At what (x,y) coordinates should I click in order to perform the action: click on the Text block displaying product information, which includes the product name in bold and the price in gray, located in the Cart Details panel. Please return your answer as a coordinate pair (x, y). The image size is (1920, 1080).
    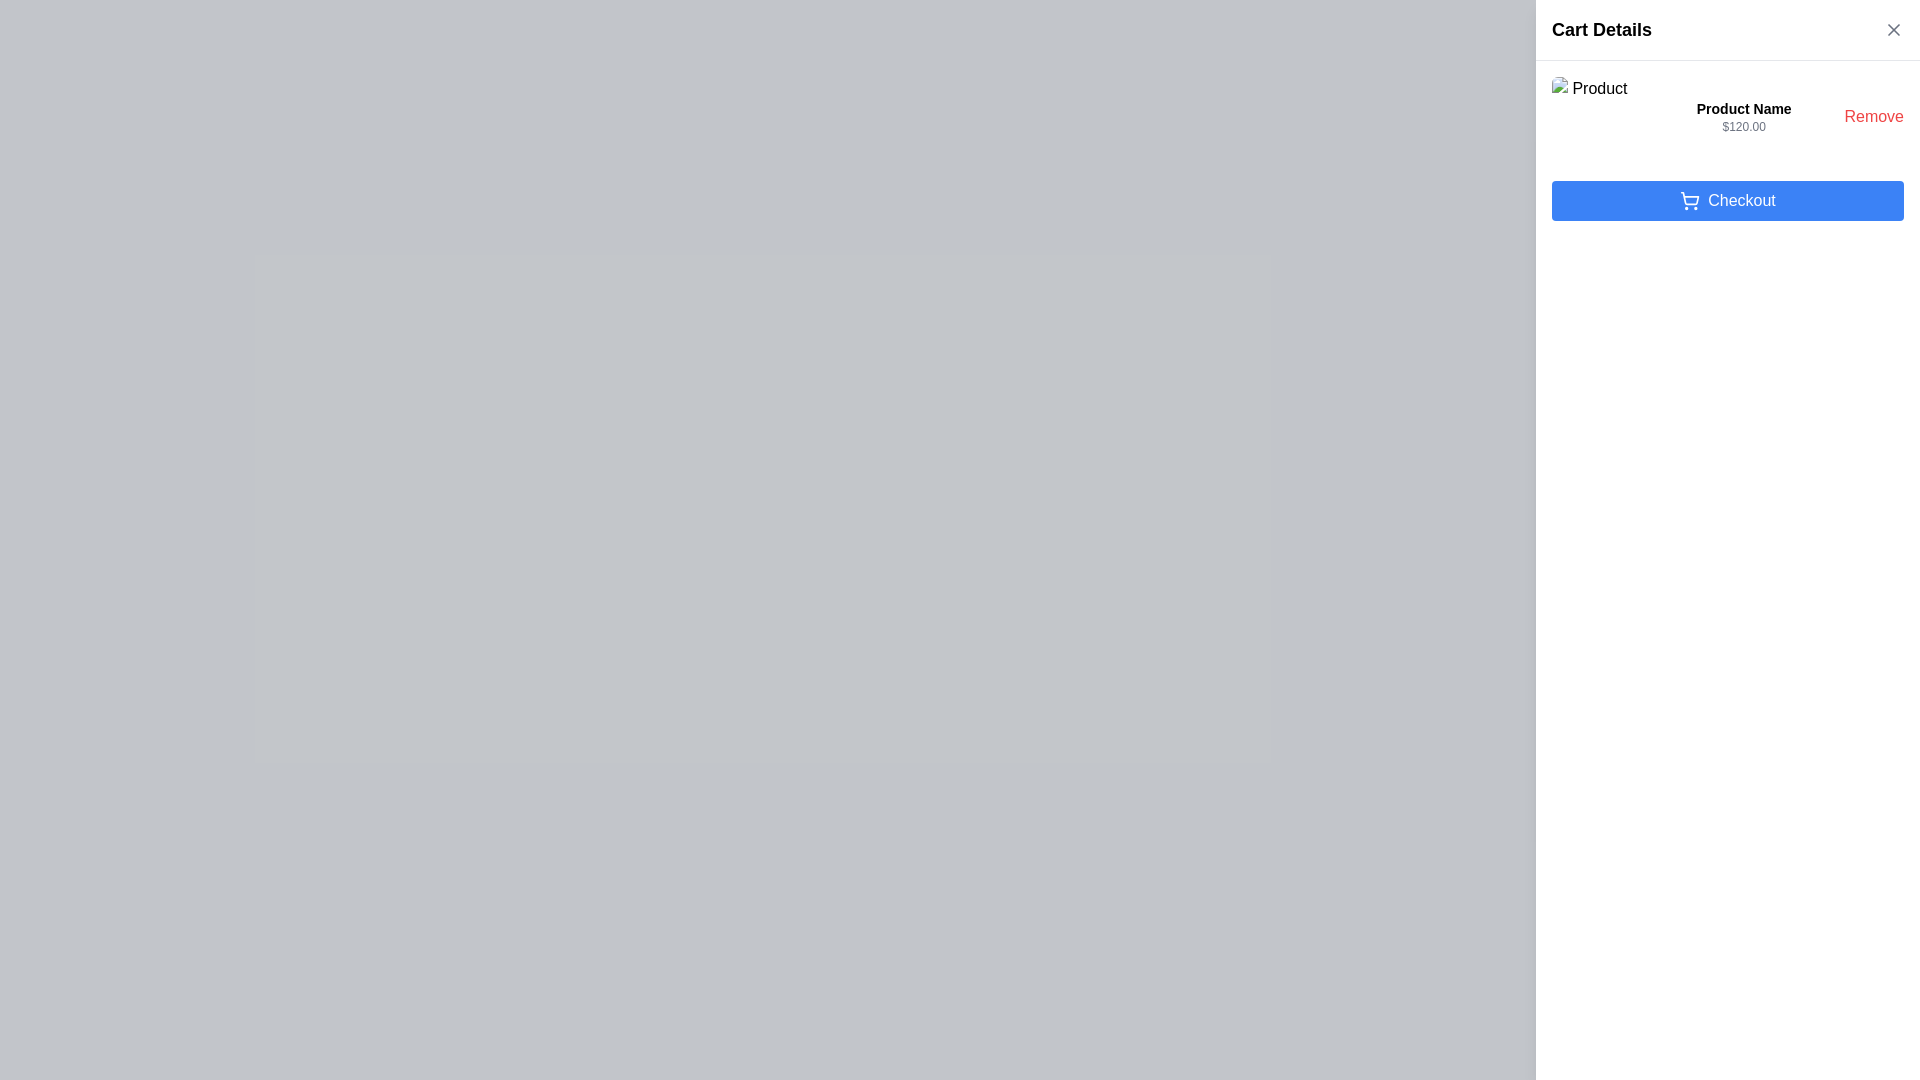
    Looking at the image, I should click on (1743, 116).